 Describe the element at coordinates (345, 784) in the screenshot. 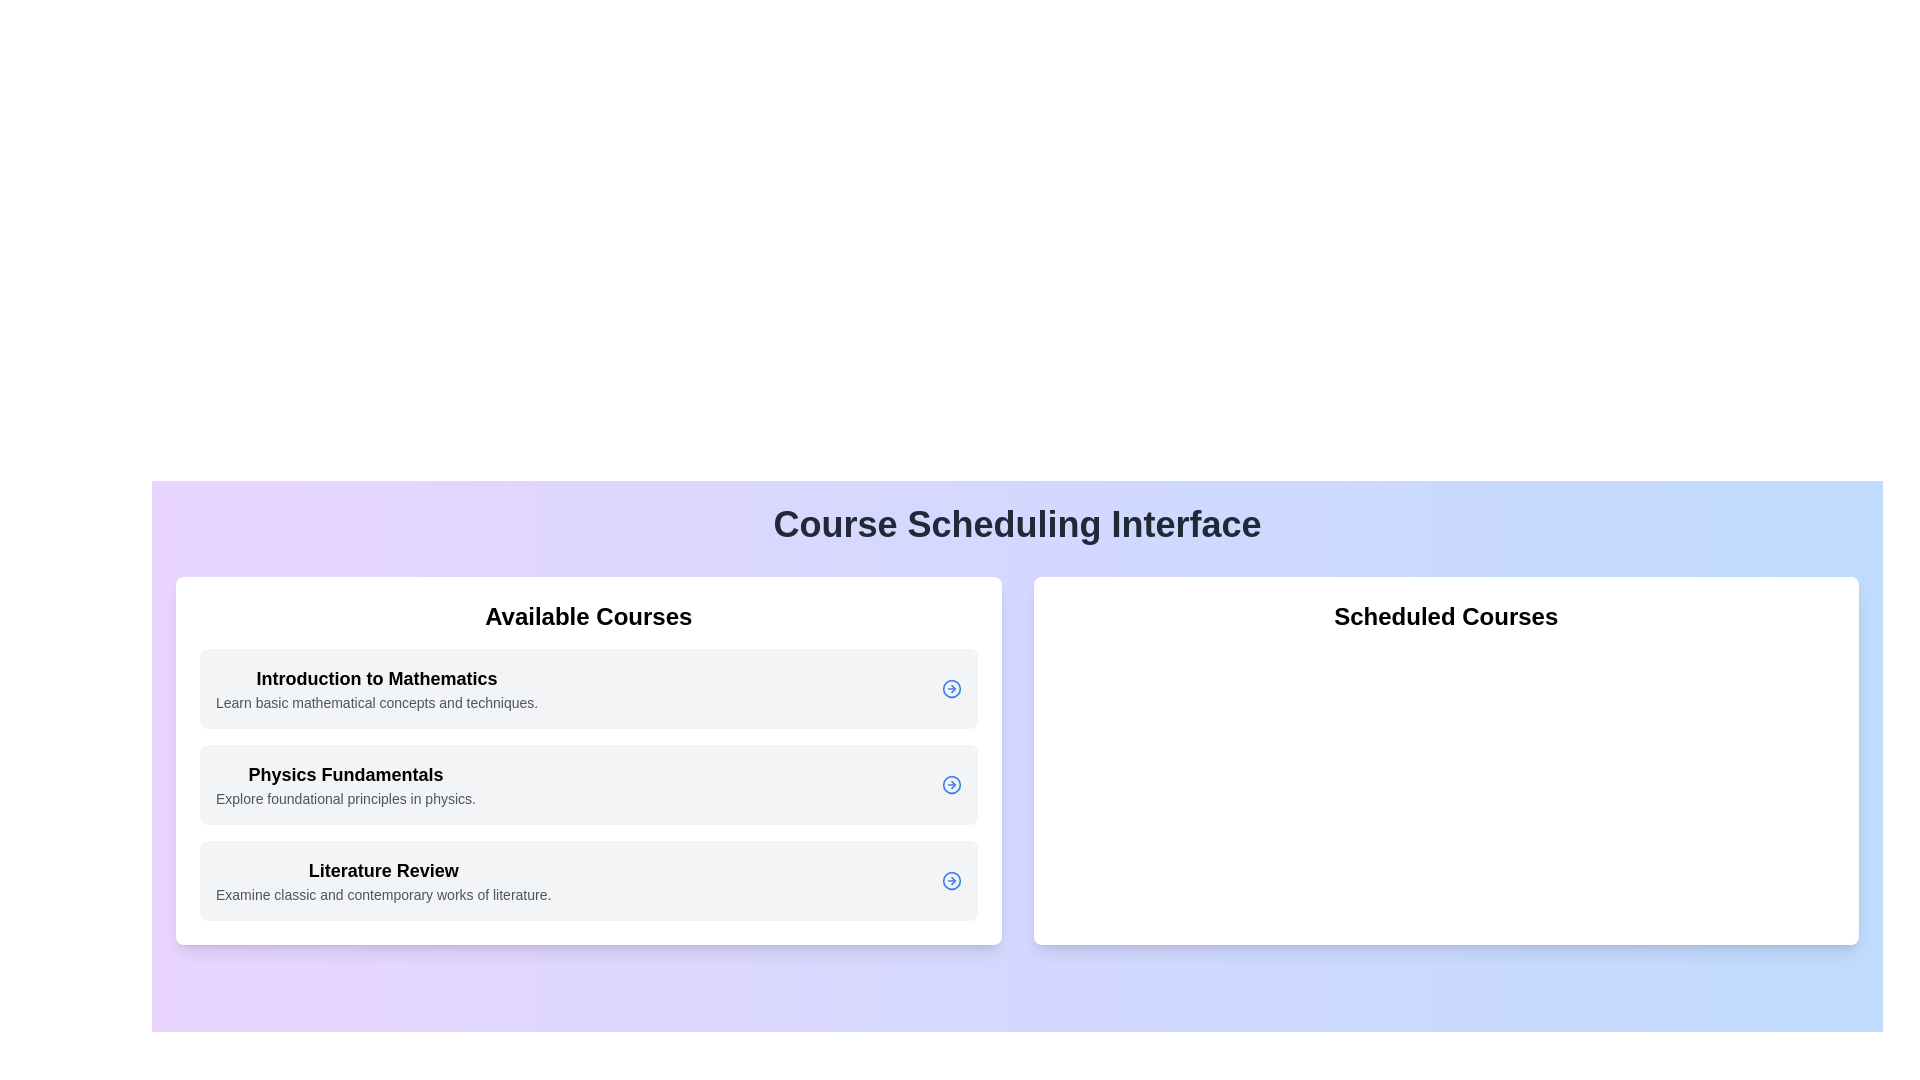

I see `to select the 'Physics Fundamentals' course in the 'Available Courses' section, identified by its title in bold and larger font` at that location.